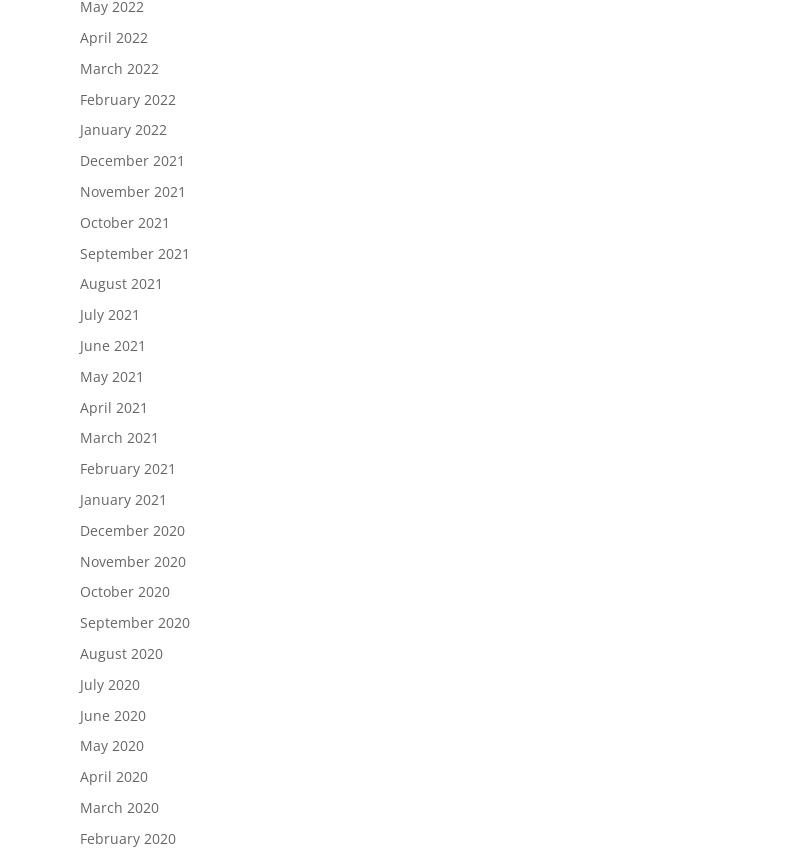 Image resolution: width=800 pixels, height=864 pixels. What do you see at coordinates (135, 252) in the screenshot?
I see `'September 2021'` at bounding box center [135, 252].